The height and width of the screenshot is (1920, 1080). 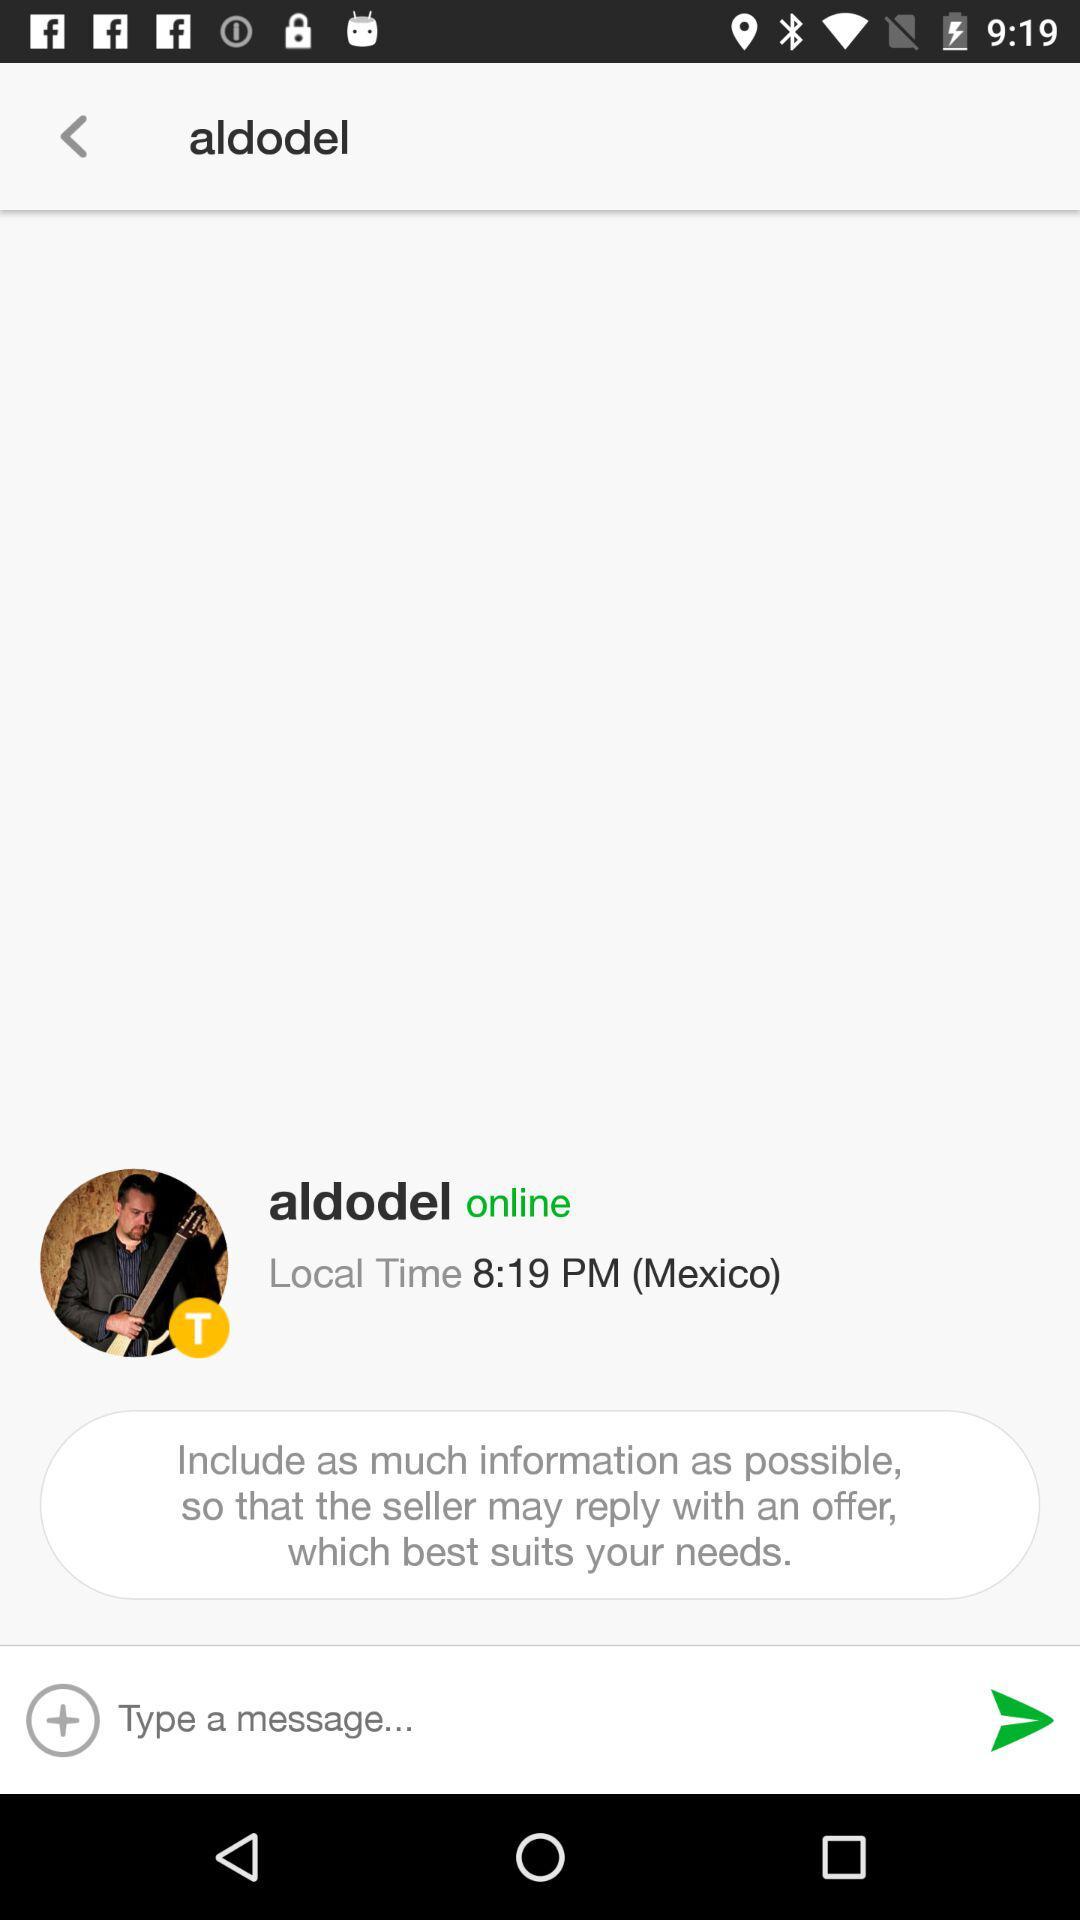 I want to click on the add icon, so click(x=61, y=1719).